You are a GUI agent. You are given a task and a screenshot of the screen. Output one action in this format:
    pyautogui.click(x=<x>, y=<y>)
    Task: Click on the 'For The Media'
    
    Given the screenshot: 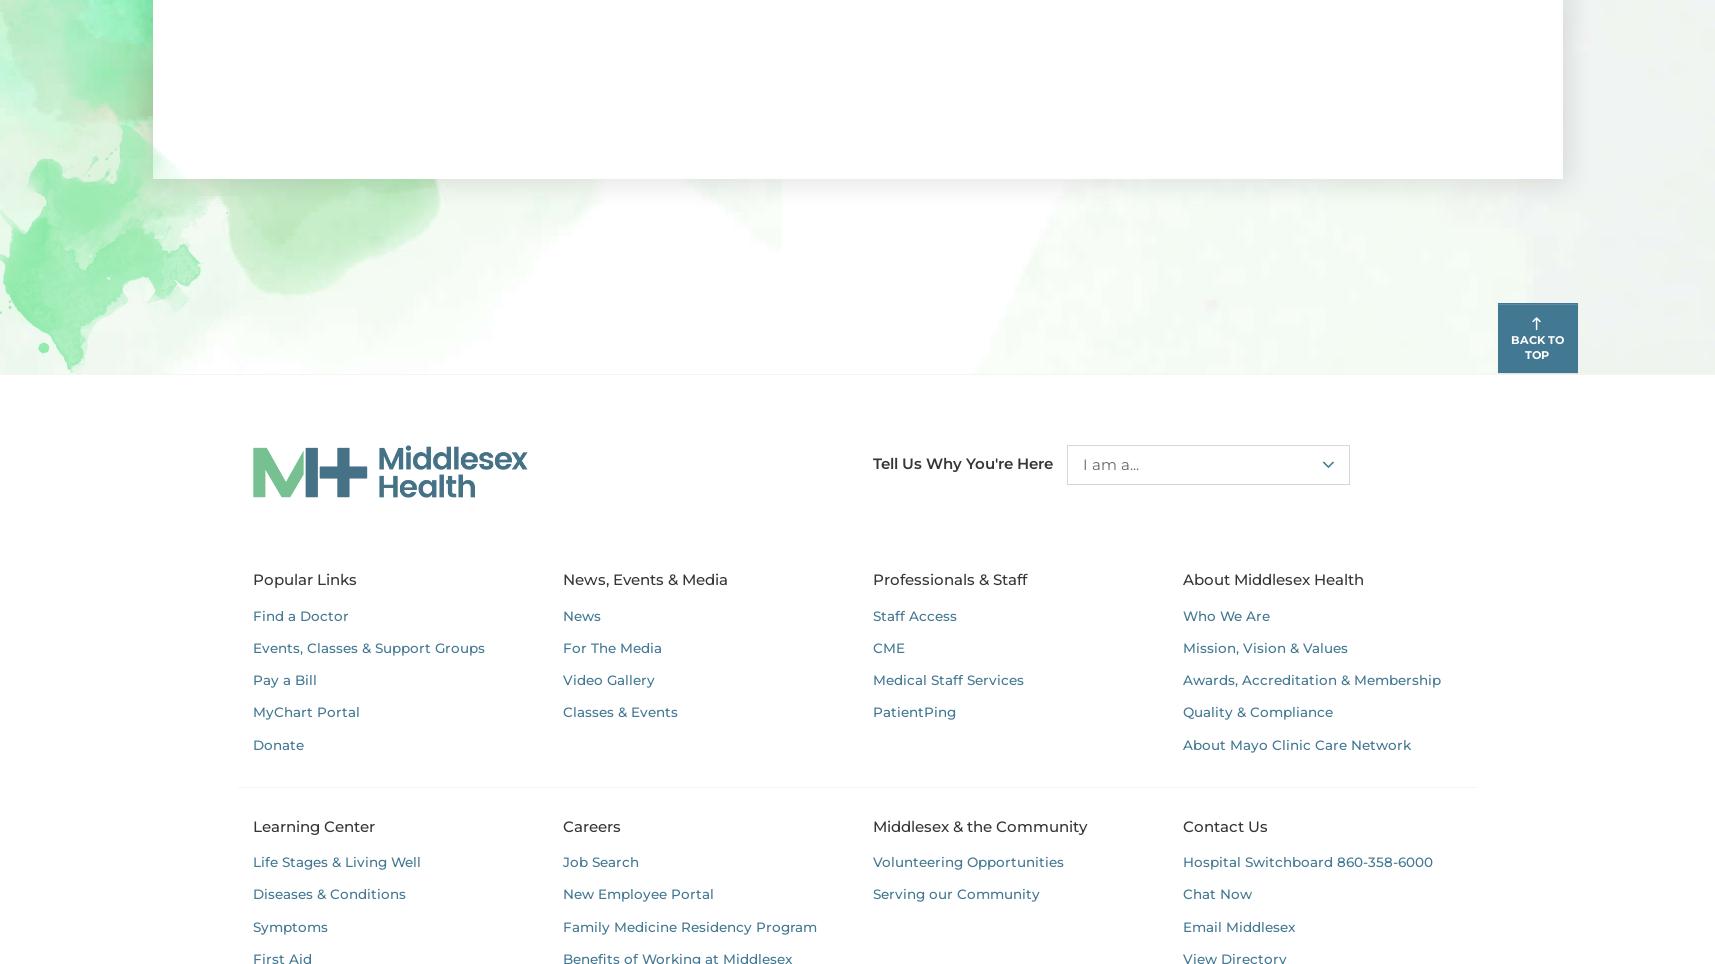 What is the action you would take?
    pyautogui.click(x=610, y=646)
    